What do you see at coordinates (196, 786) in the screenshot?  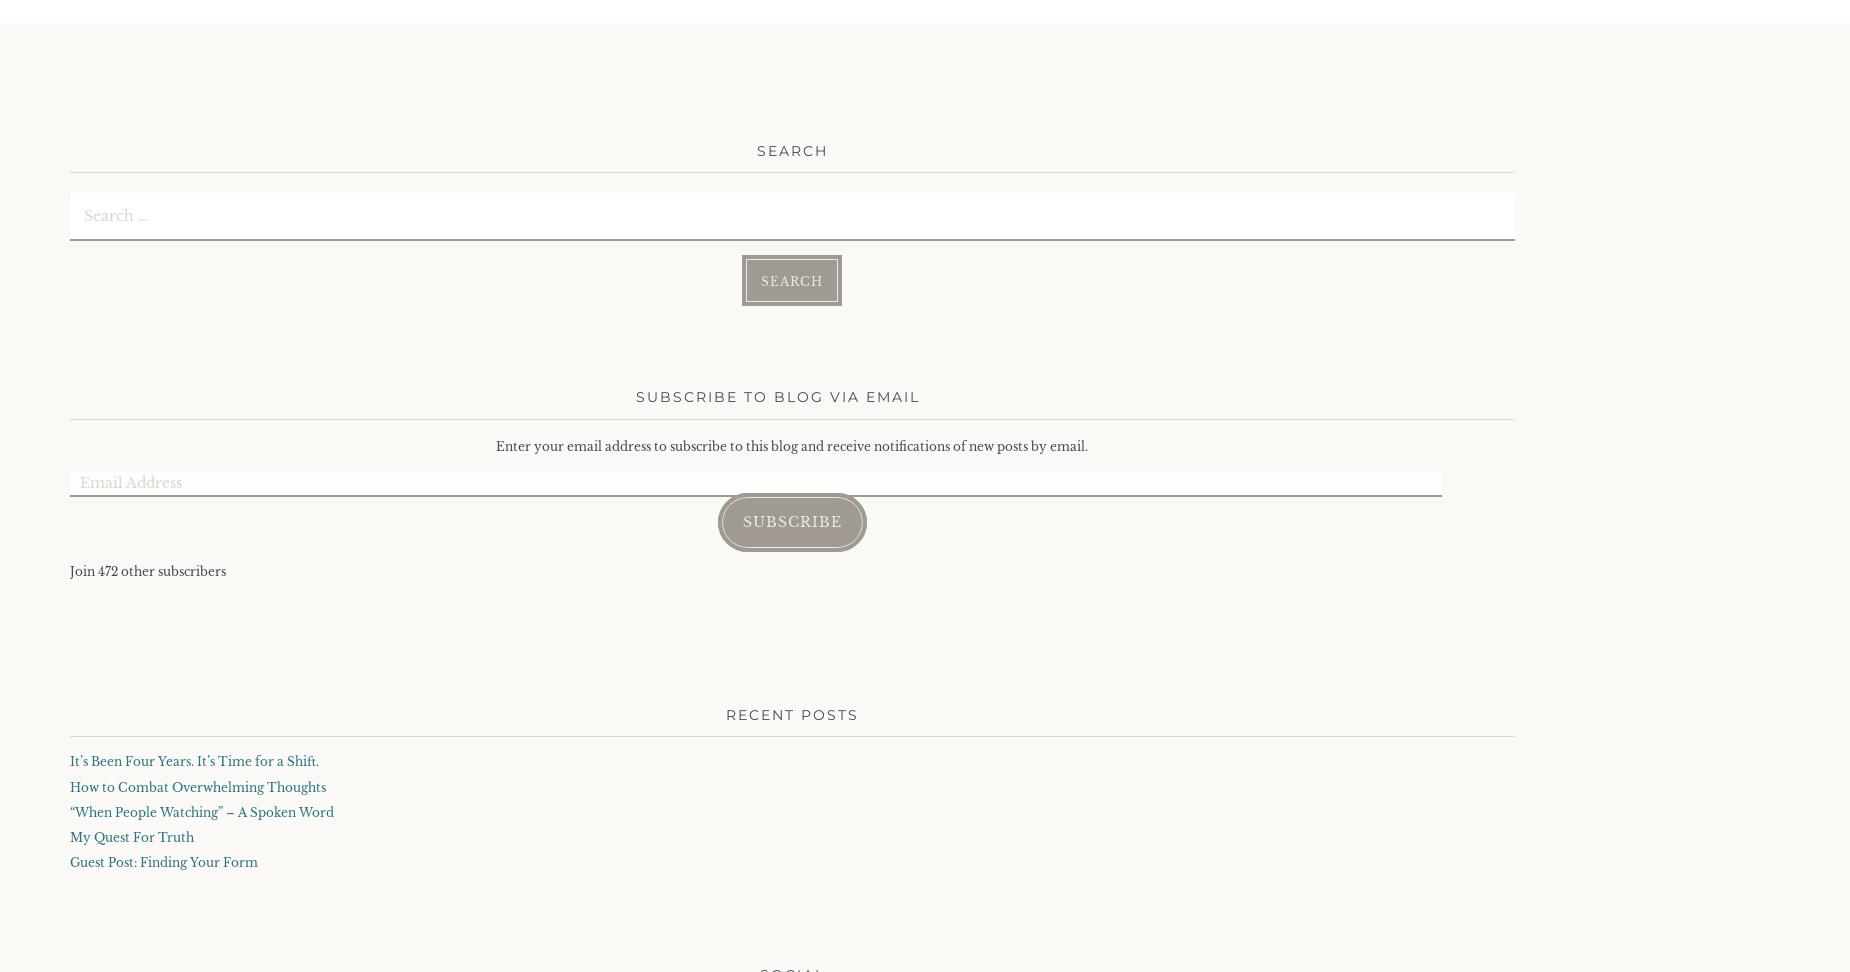 I see `'How to Combat Overwhelming Thoughts'` at bounding box center [196, 786].